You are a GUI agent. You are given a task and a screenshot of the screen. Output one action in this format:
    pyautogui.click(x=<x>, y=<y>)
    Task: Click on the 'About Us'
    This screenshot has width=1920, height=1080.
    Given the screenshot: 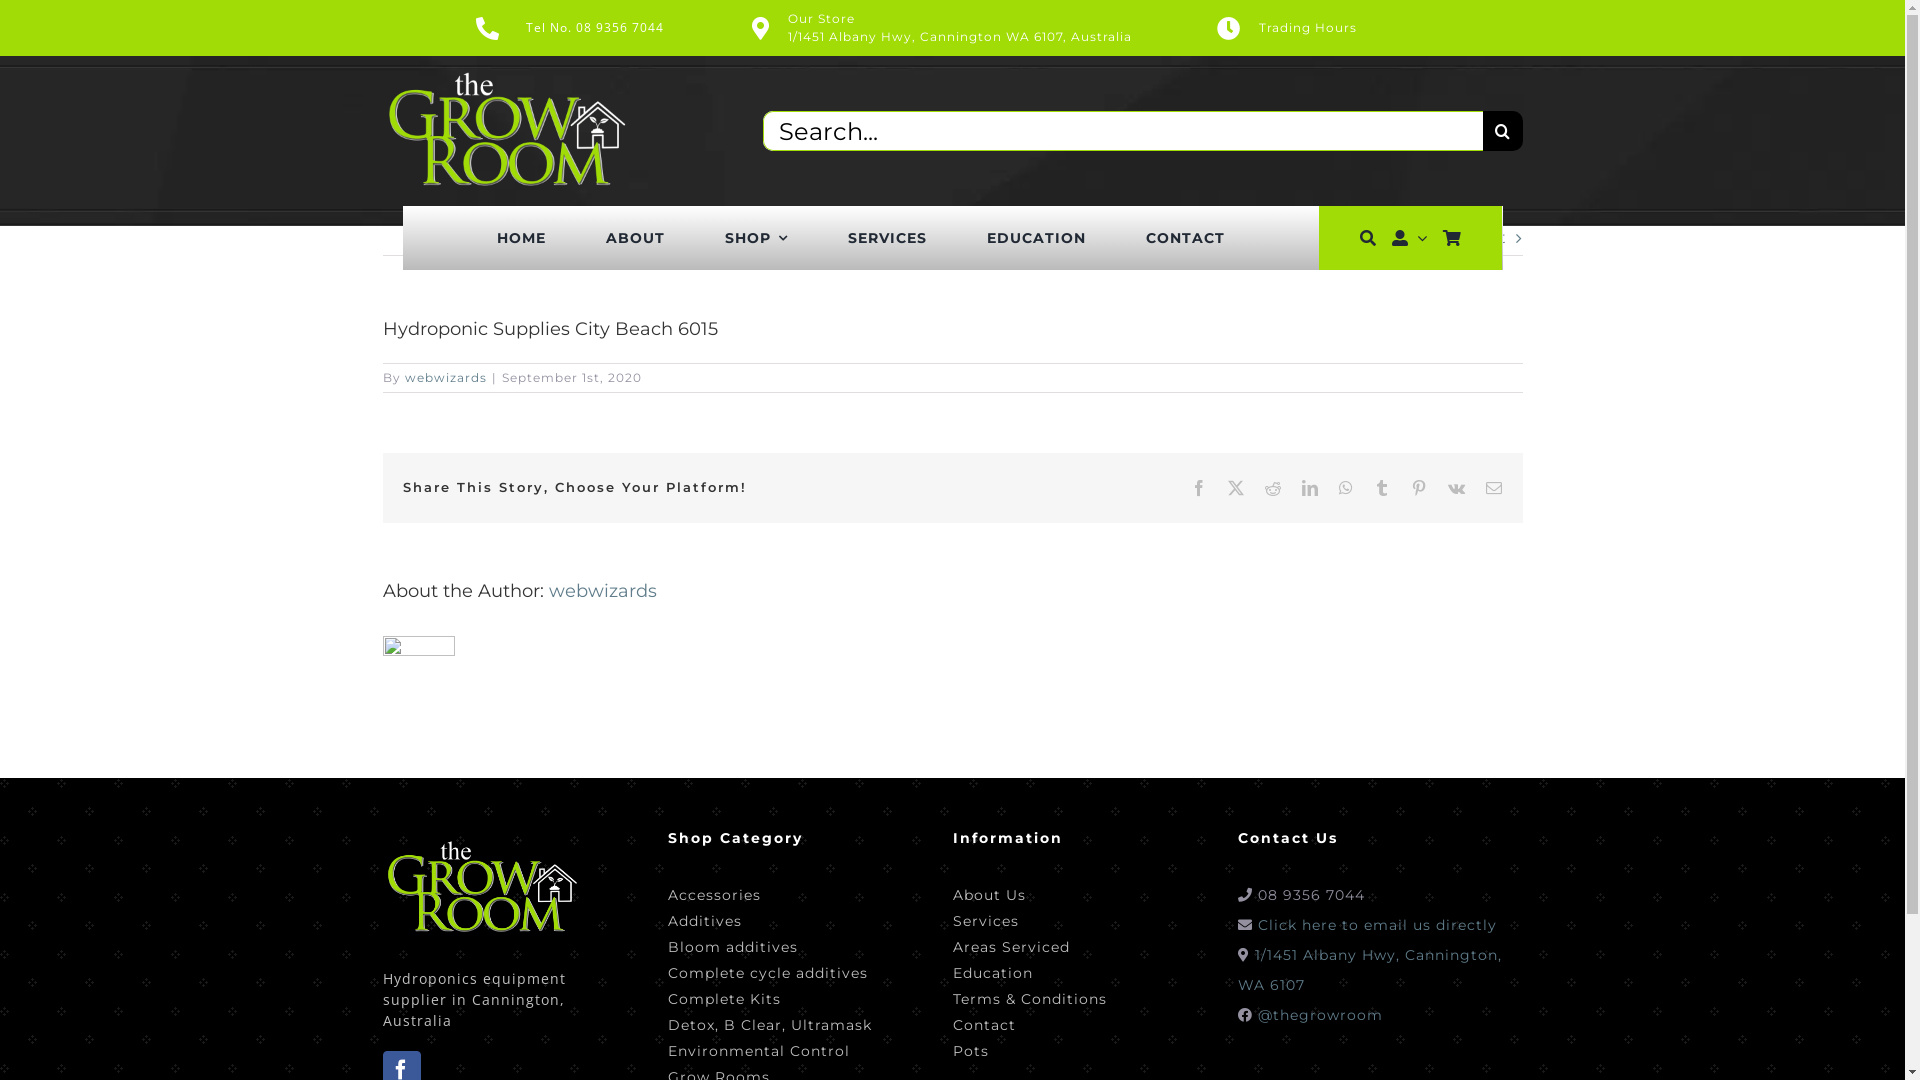 What is the action you would take?
    pyautogui.click(x=1028, y=892)
    